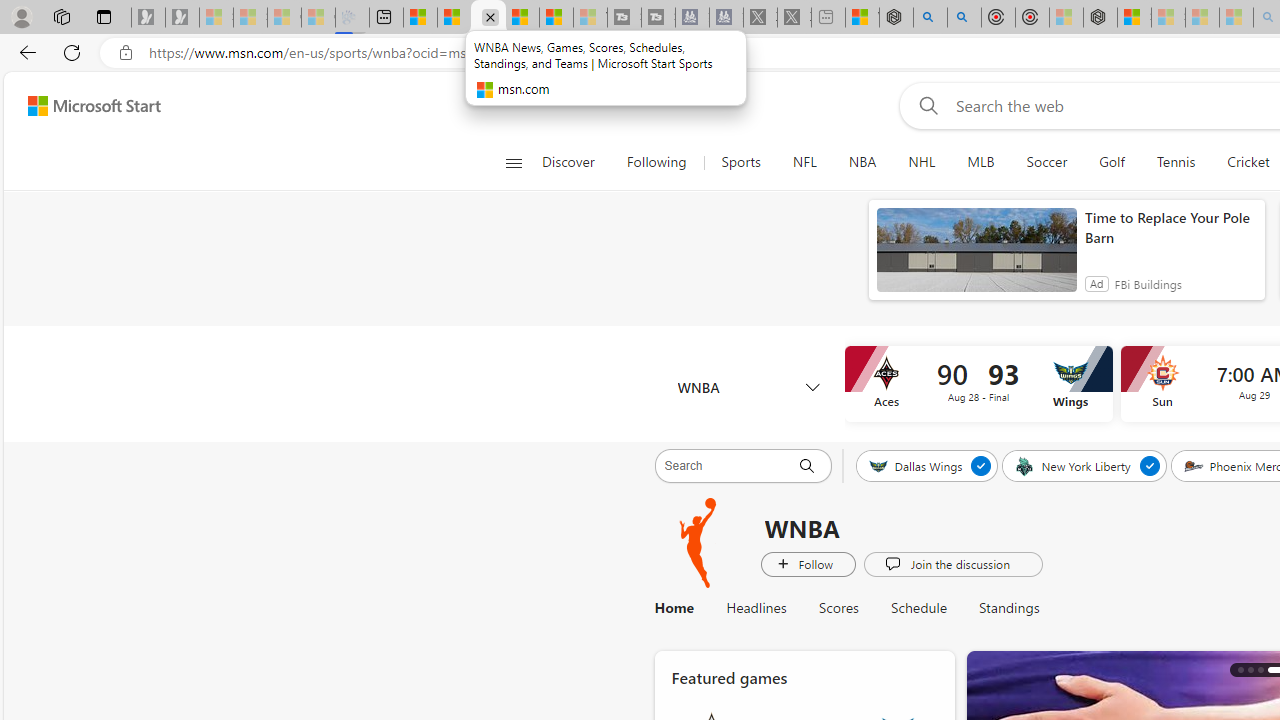 This screenshot has height=720, width=1280. I want to click on 'Home', so click(674, 607).